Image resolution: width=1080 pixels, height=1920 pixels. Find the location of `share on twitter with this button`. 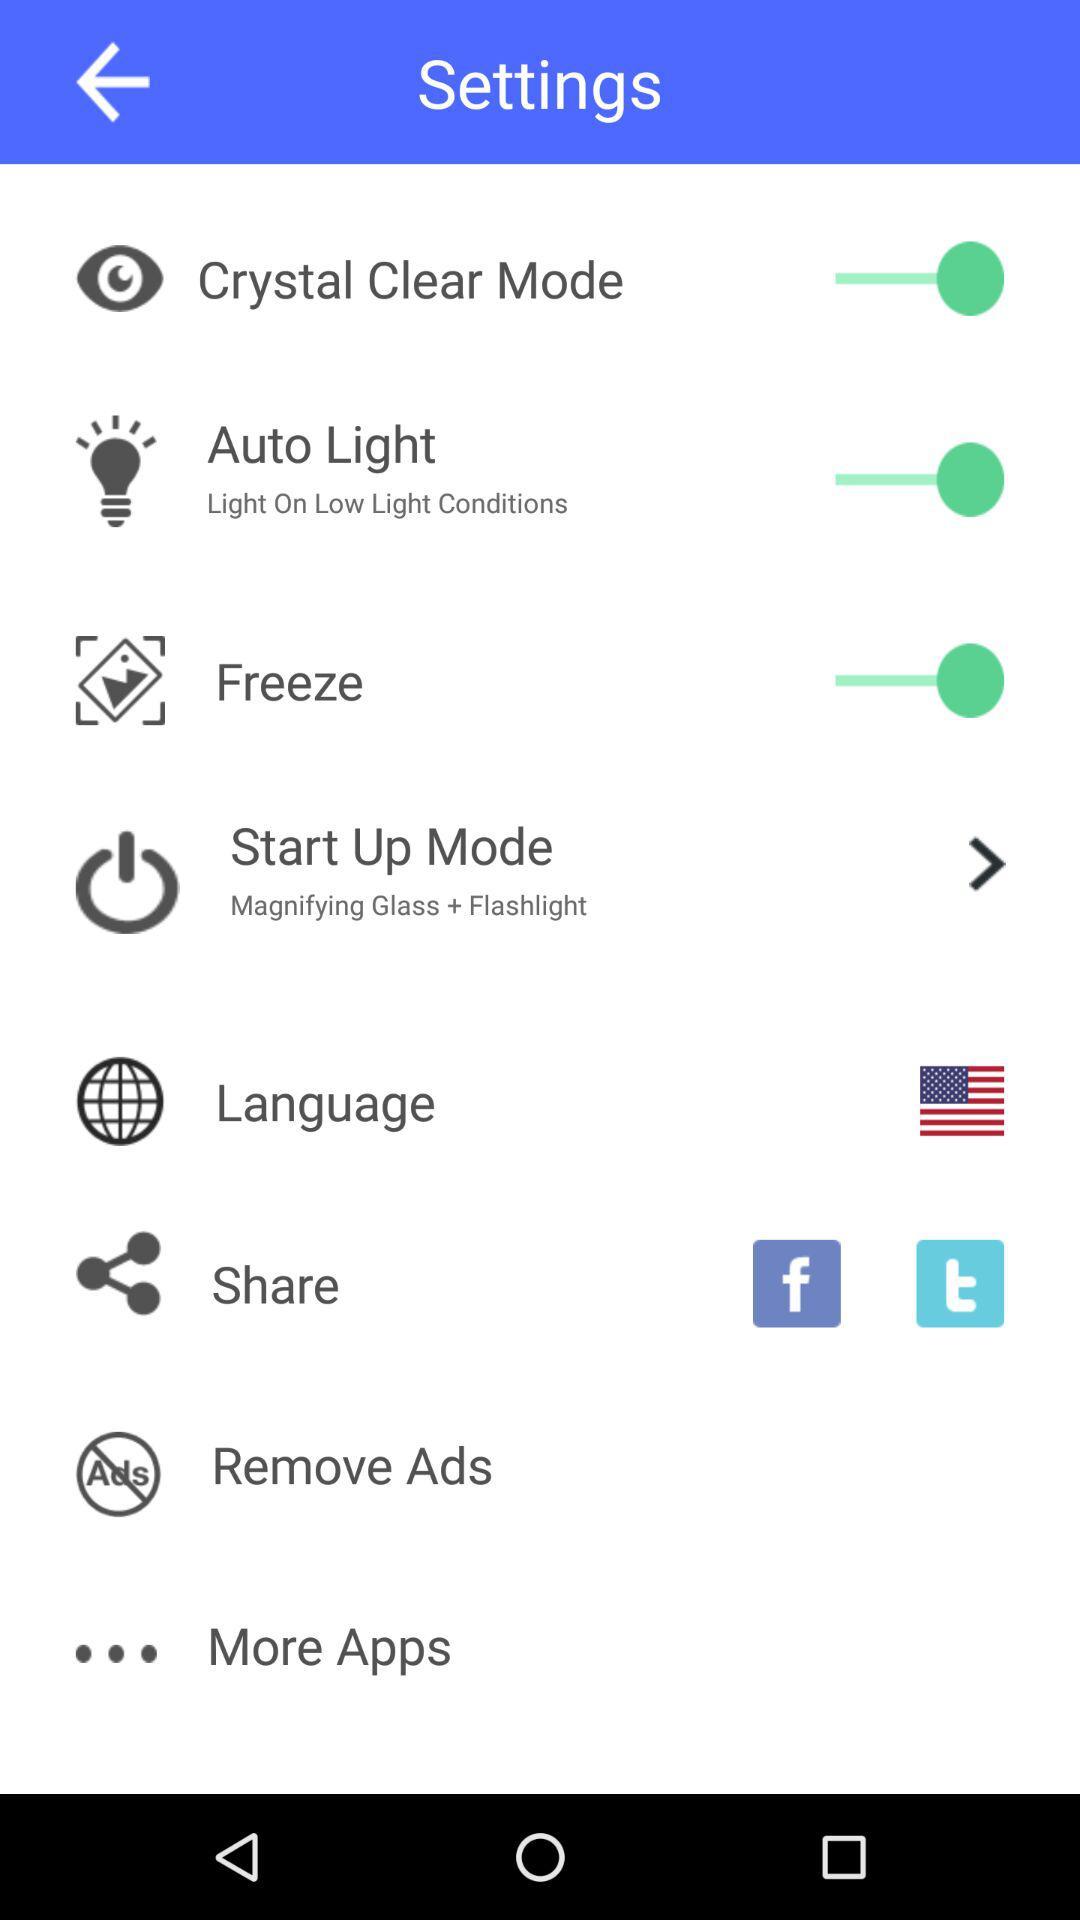

share on twitter with this button is located at coordinates (959, 1283).